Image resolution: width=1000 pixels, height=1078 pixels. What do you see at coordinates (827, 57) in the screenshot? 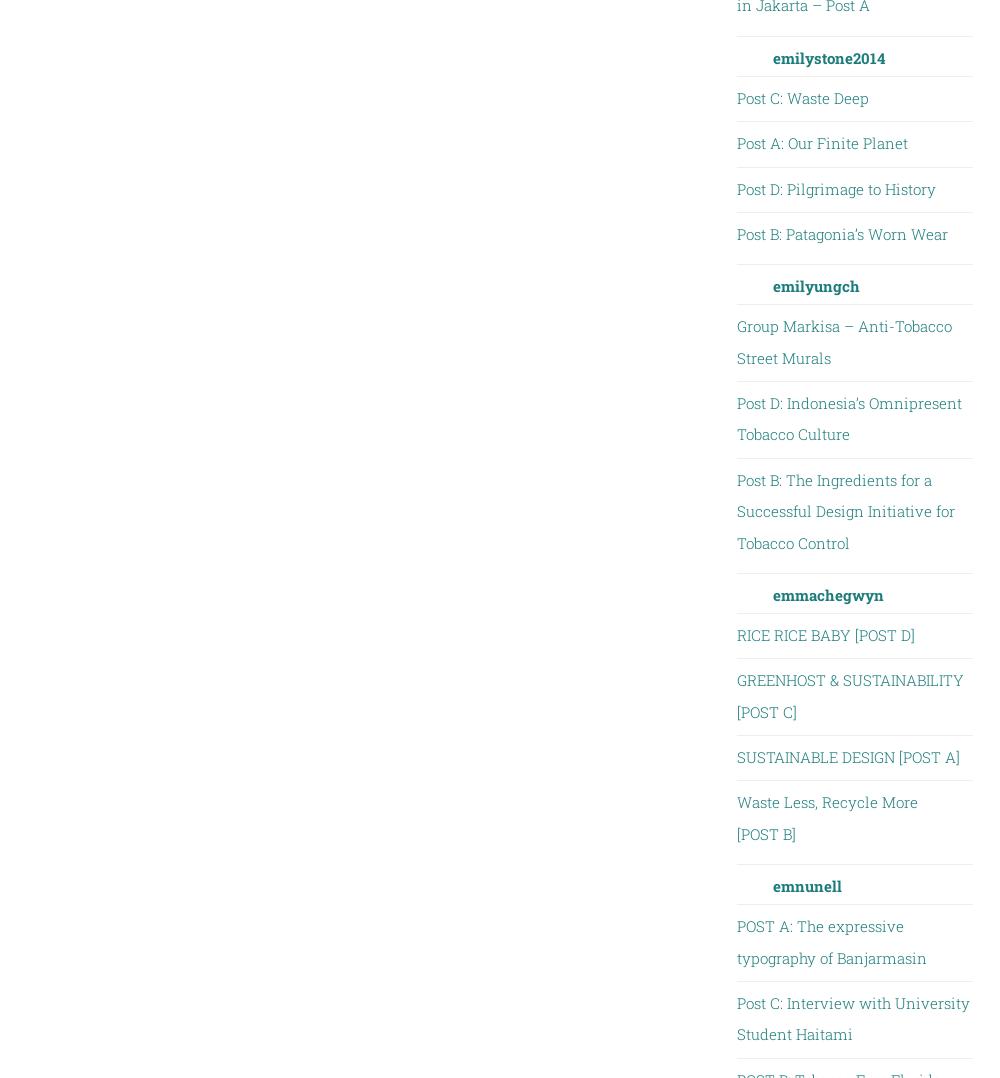
I see `'emilystone2014'` at bounding box center [827, 57].